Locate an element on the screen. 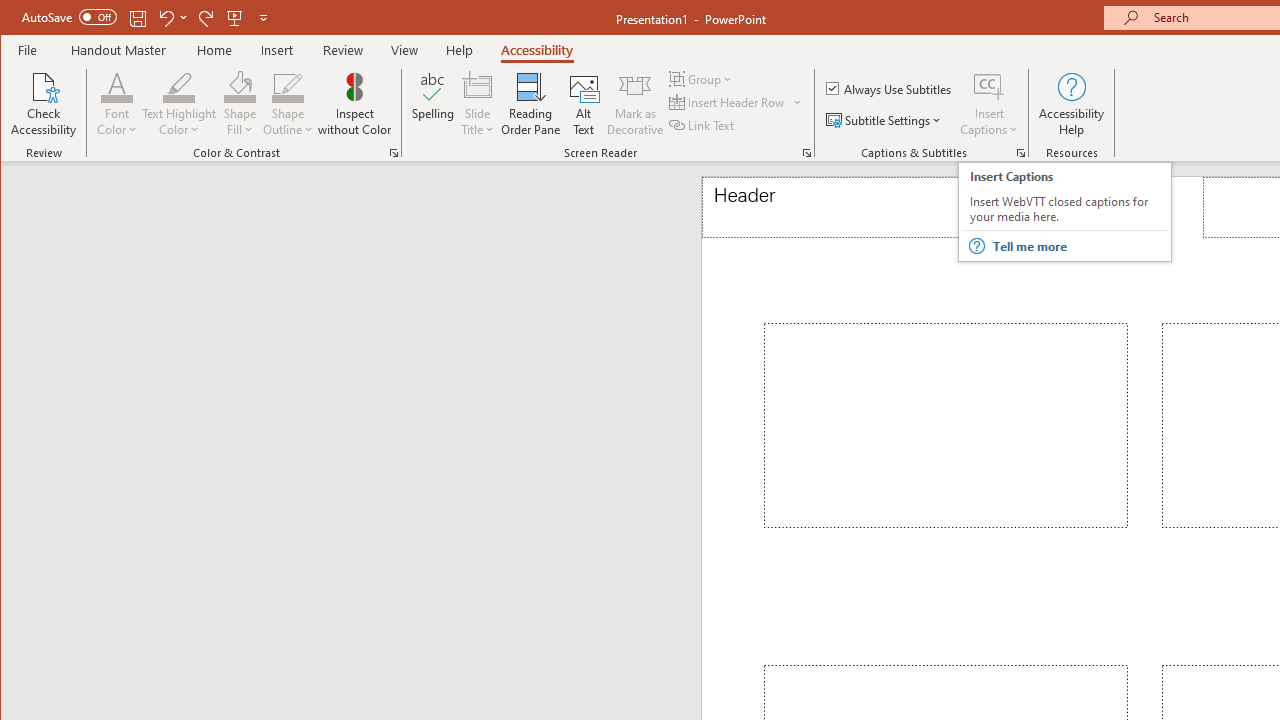  'Shape Fill Orange, Accent 2' is located at coordinates (240, 85).